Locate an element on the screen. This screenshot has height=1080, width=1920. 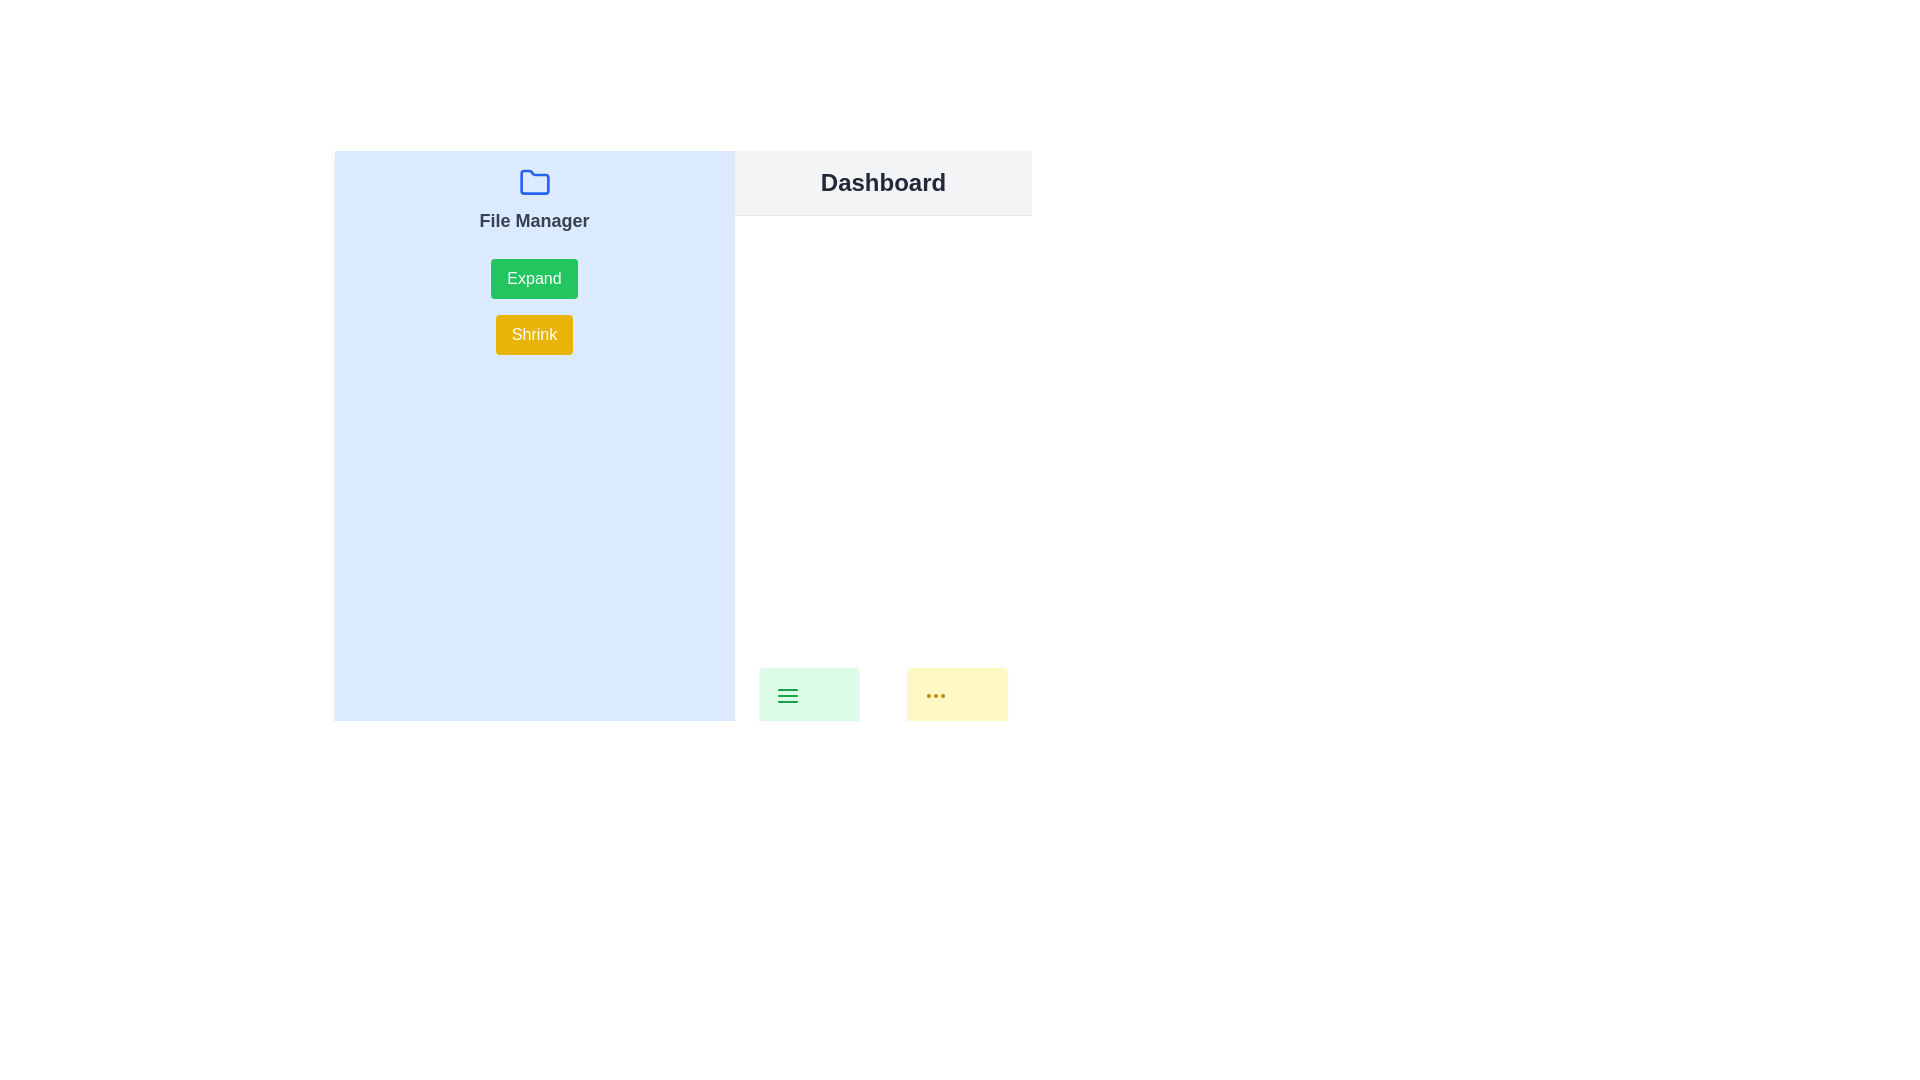
the green icon representing a menu button with three horizontal lines, located at the center of the 'Active Tasks' tile is located at coordinates (786, 694).